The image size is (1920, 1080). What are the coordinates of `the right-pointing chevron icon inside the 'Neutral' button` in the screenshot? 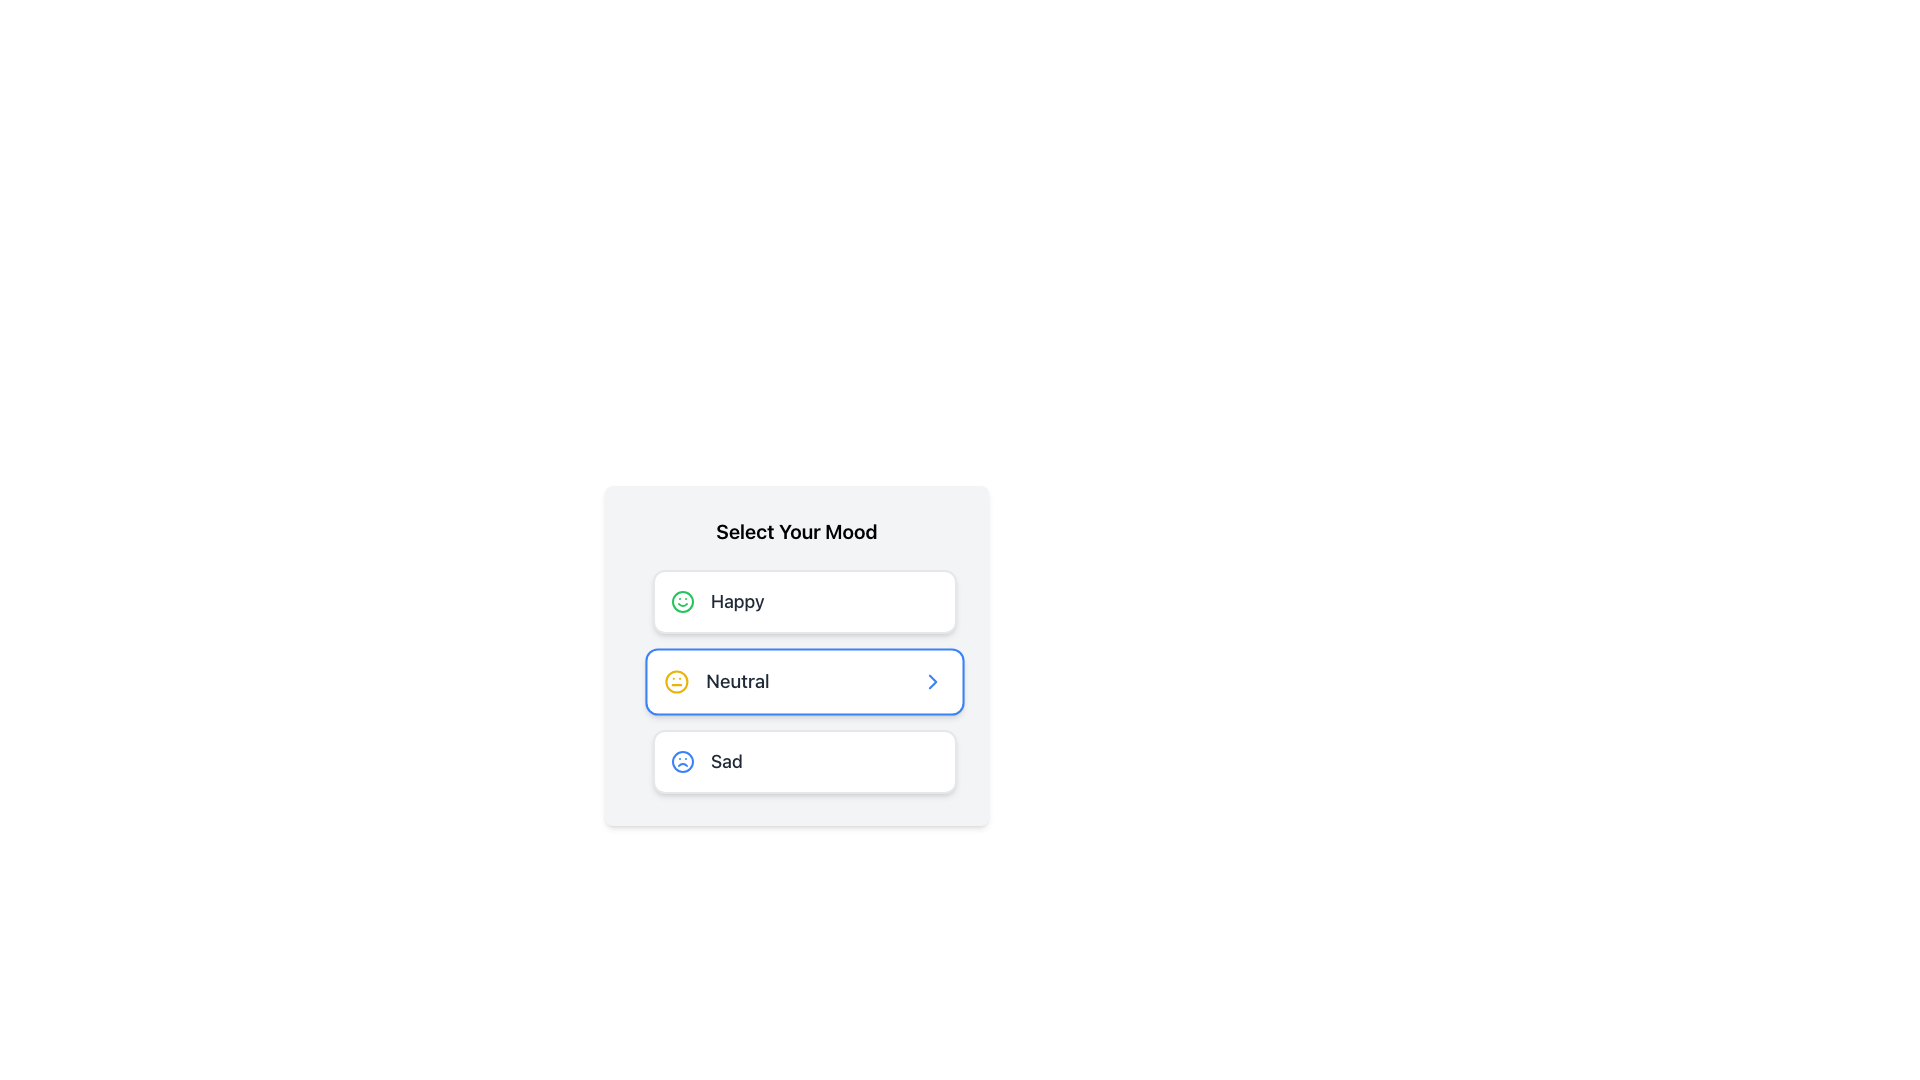 It's located at (932, 681).